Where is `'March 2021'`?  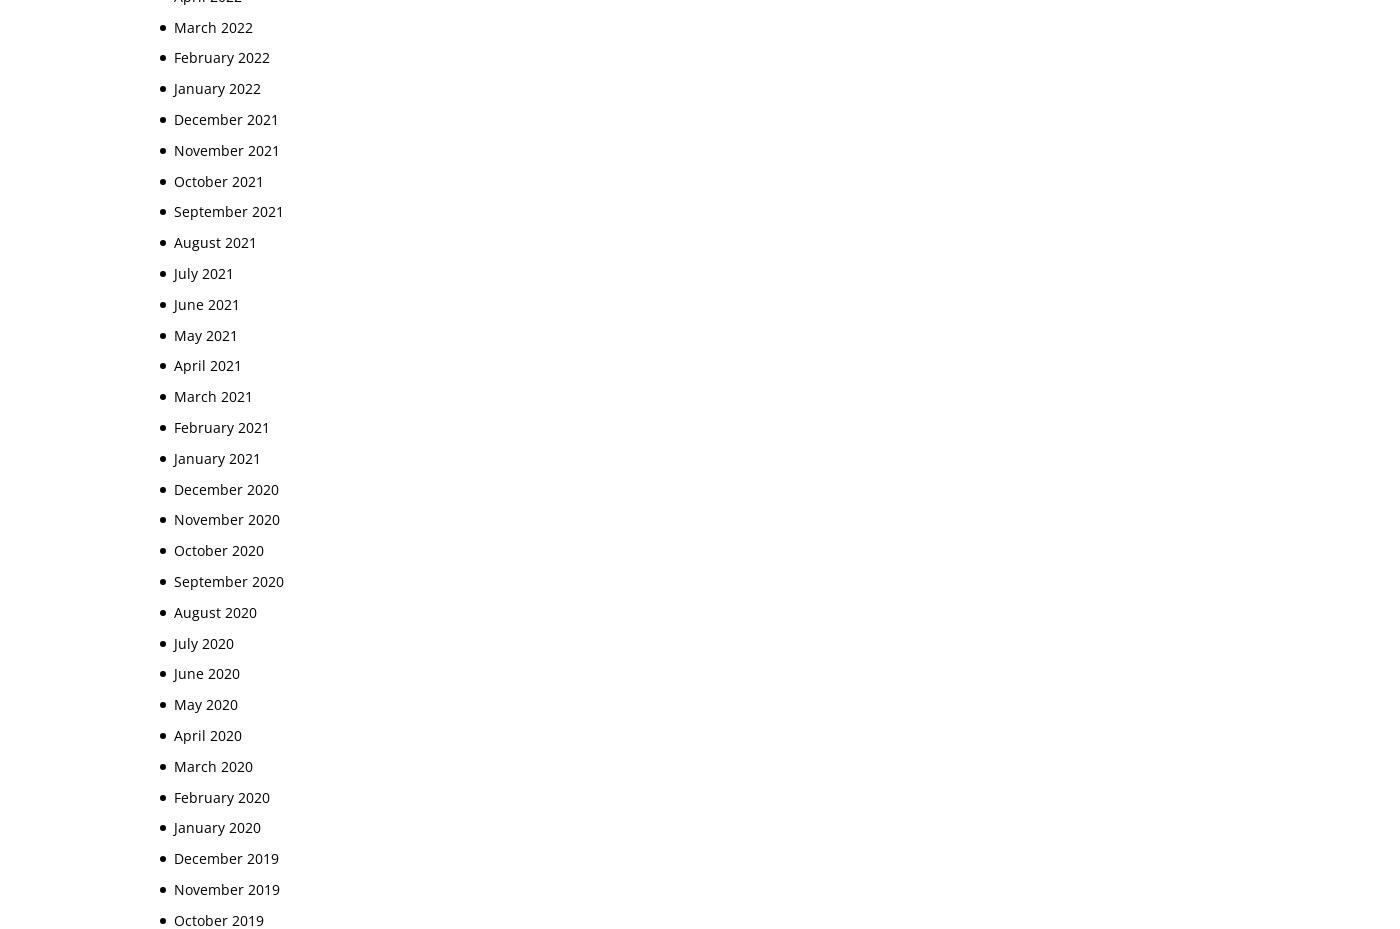
'March 2021' is located at coordinates (213, 395).